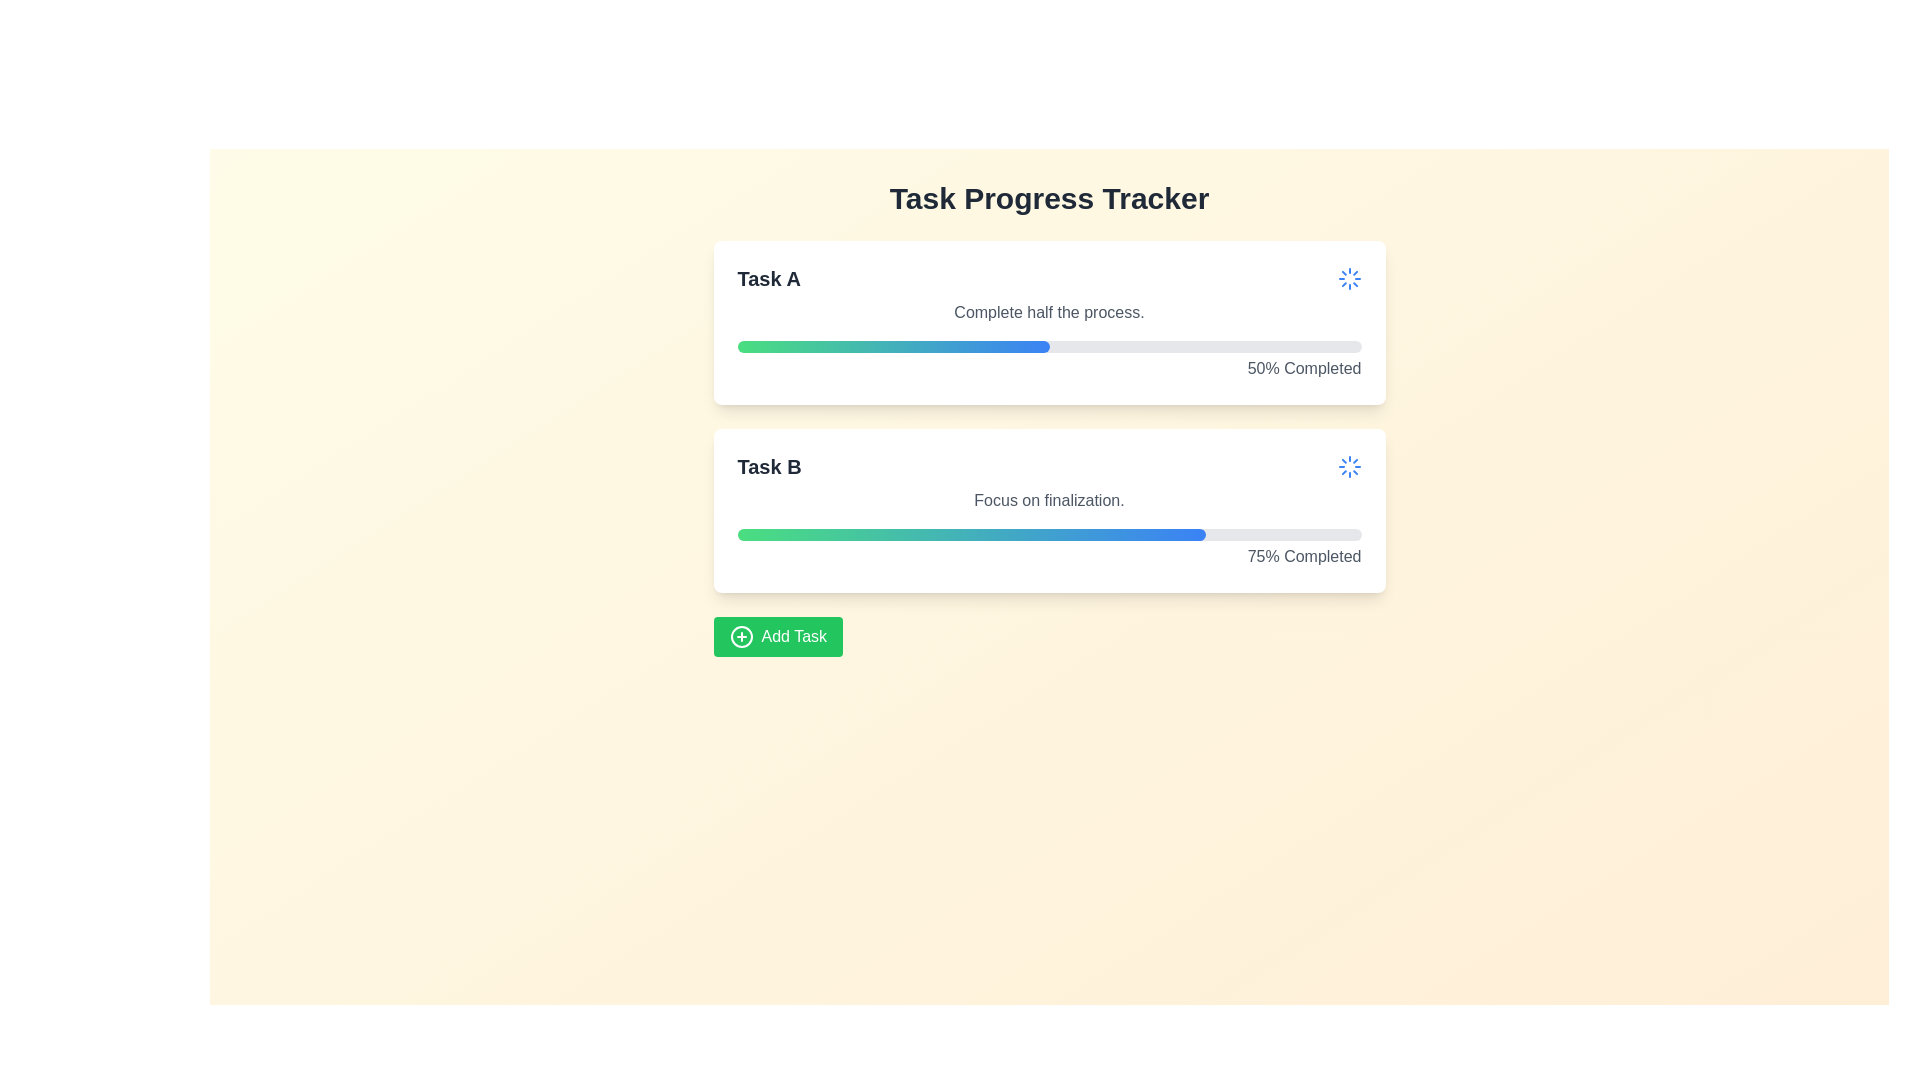 The height and width of the screenshot is (1080, 1920). Describe the element at coordinates (740, 636) in the screenshot. I see `the add icon located within the green button labeled 'Add Task'` at that location.